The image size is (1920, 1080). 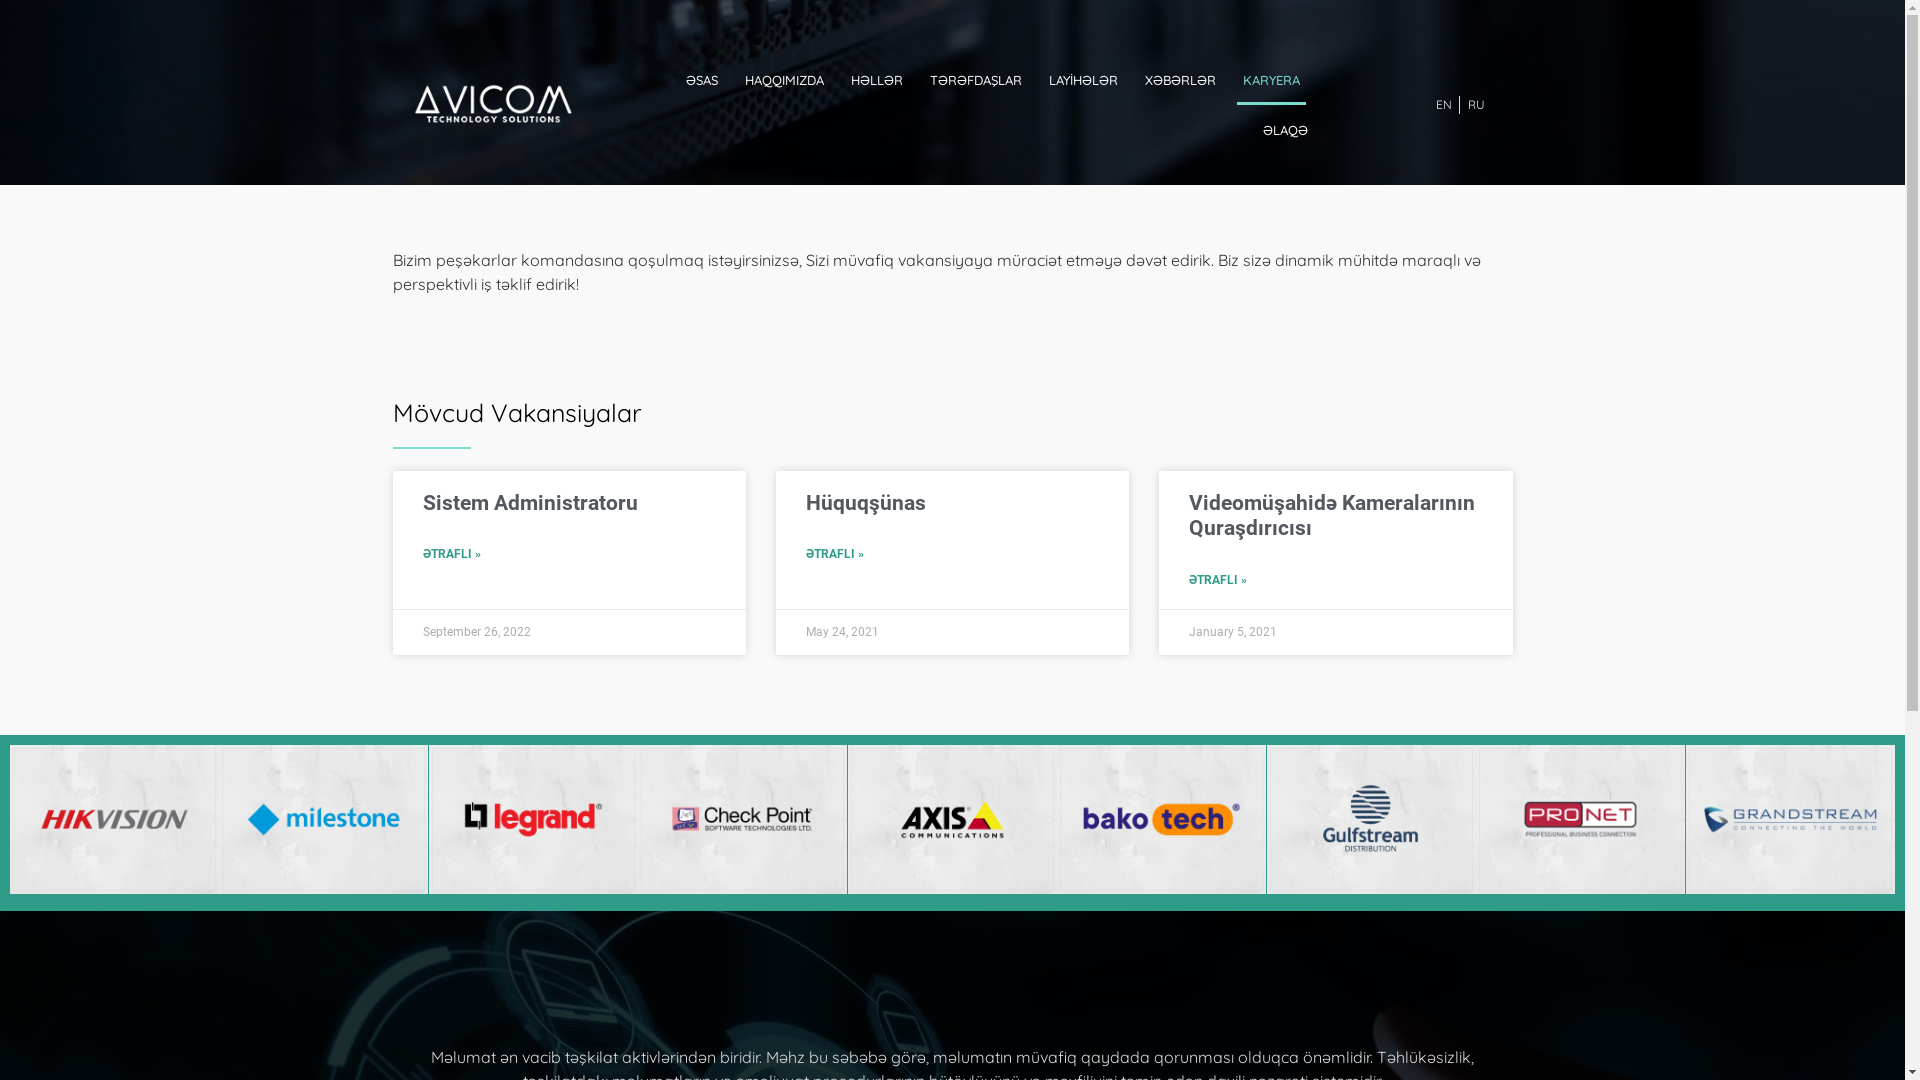 I want to click on 'KARYERA', so click(x=1236, y=79).